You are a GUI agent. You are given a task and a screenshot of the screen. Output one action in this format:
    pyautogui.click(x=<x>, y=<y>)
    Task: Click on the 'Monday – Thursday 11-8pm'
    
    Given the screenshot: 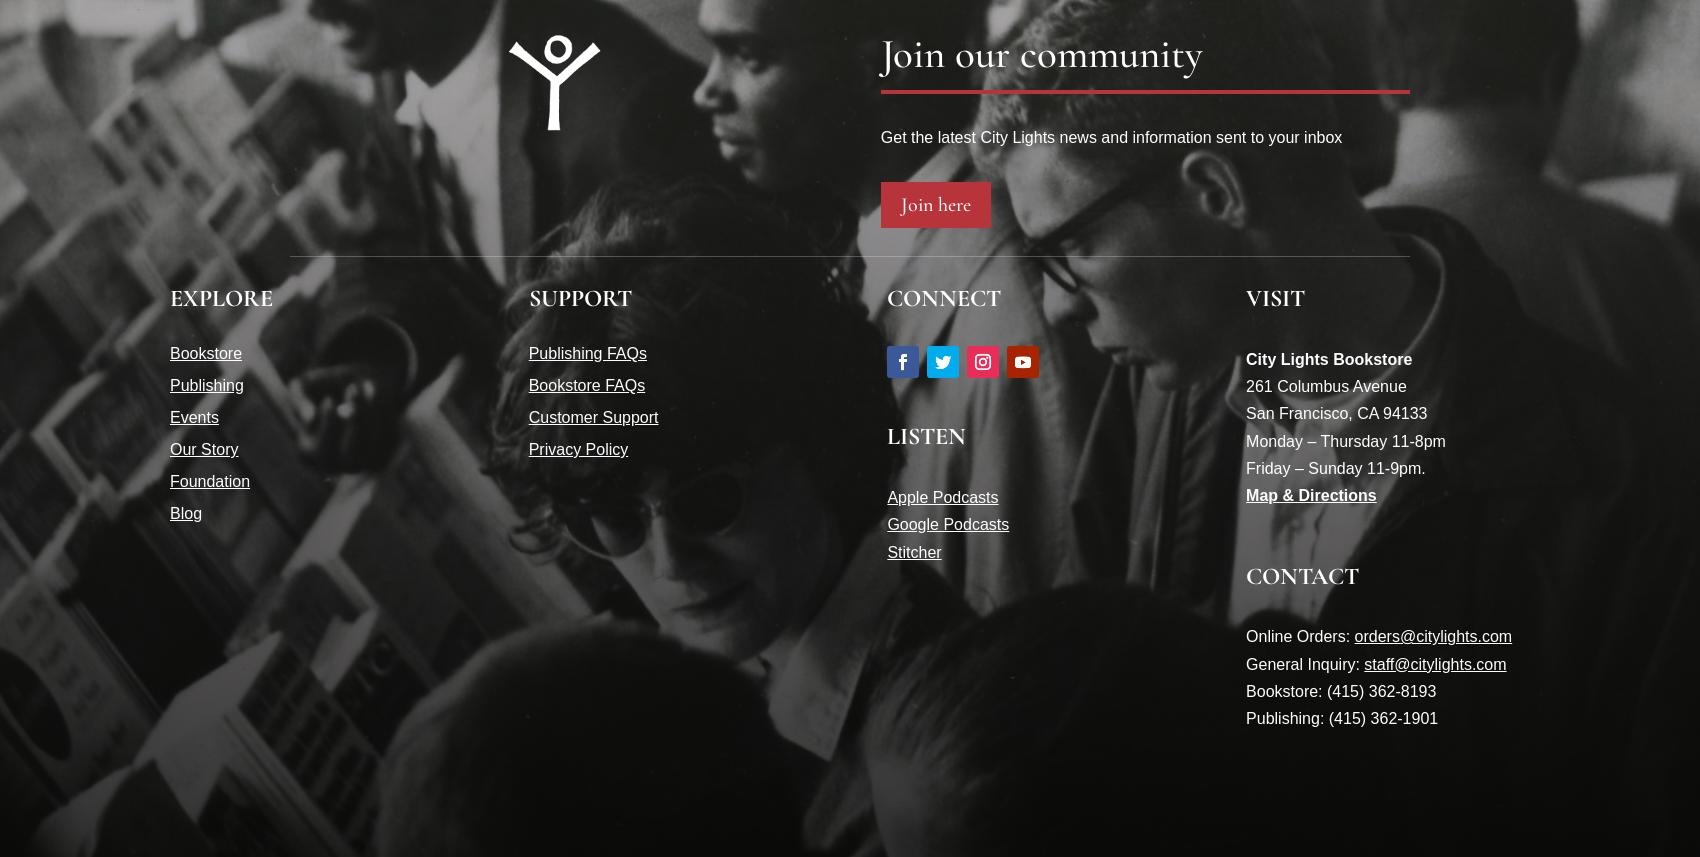 What is the action you would take?
    pyautogui.click(x=1345, y=439)
    